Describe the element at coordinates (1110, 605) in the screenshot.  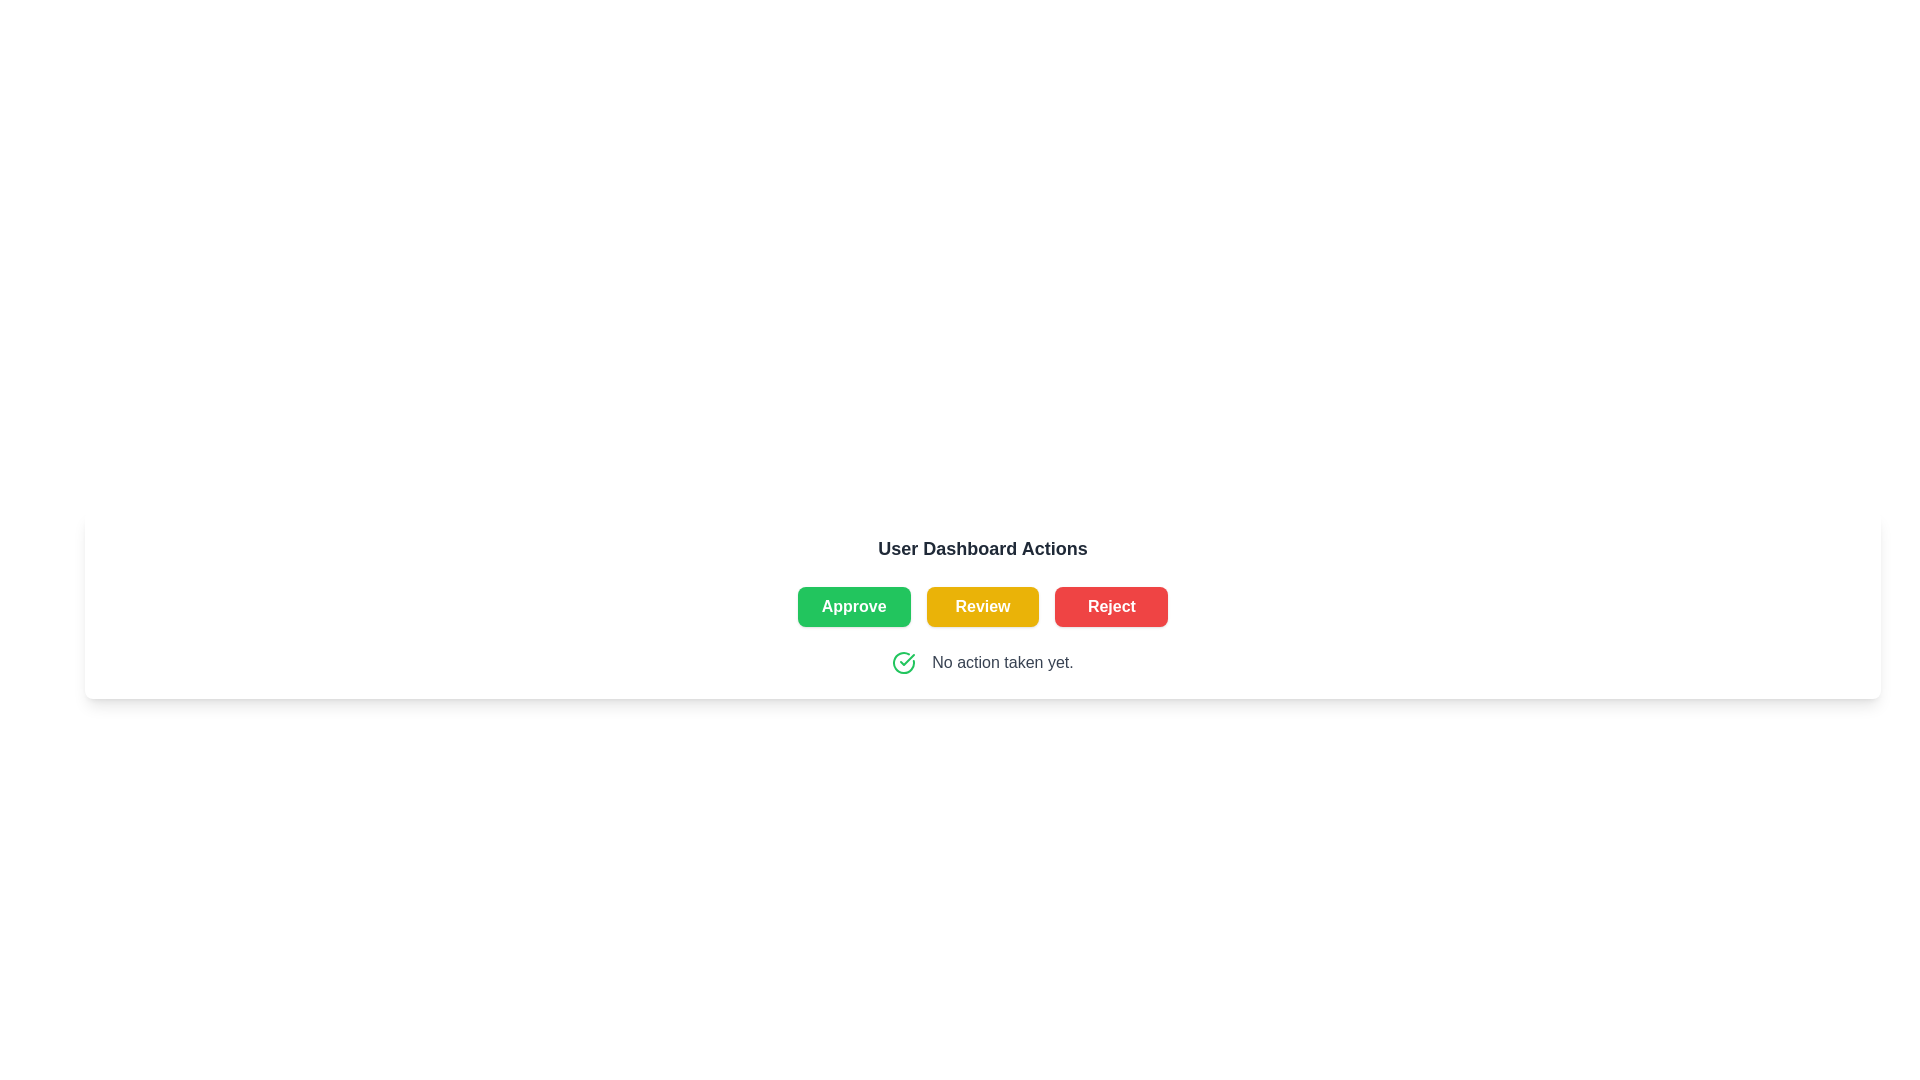
I see `the 'Reject' button, which is the third button in a row of three buttons at the bottom center of the interface, to trigger interaction effects` at that location.